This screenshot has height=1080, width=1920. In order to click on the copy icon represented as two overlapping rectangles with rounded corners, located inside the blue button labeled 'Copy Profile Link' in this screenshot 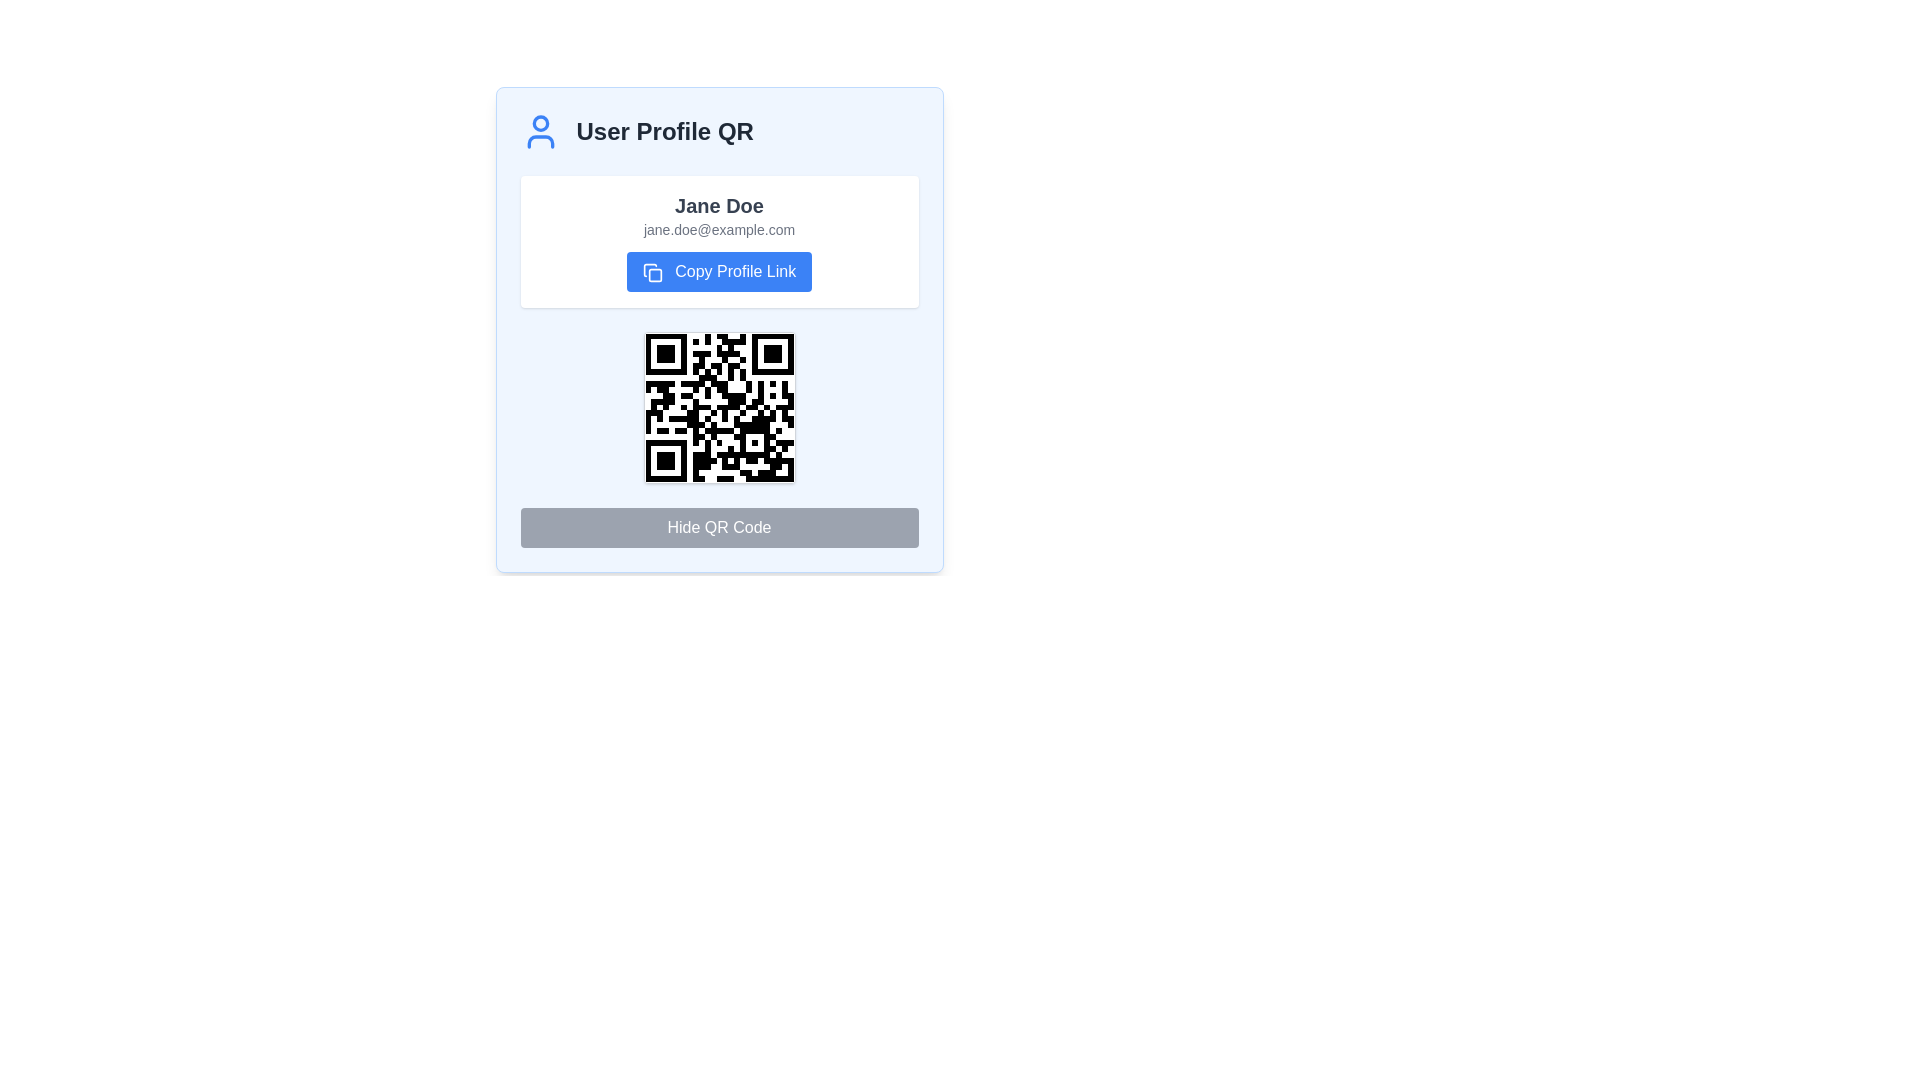, I will do `click(652, 272)`.